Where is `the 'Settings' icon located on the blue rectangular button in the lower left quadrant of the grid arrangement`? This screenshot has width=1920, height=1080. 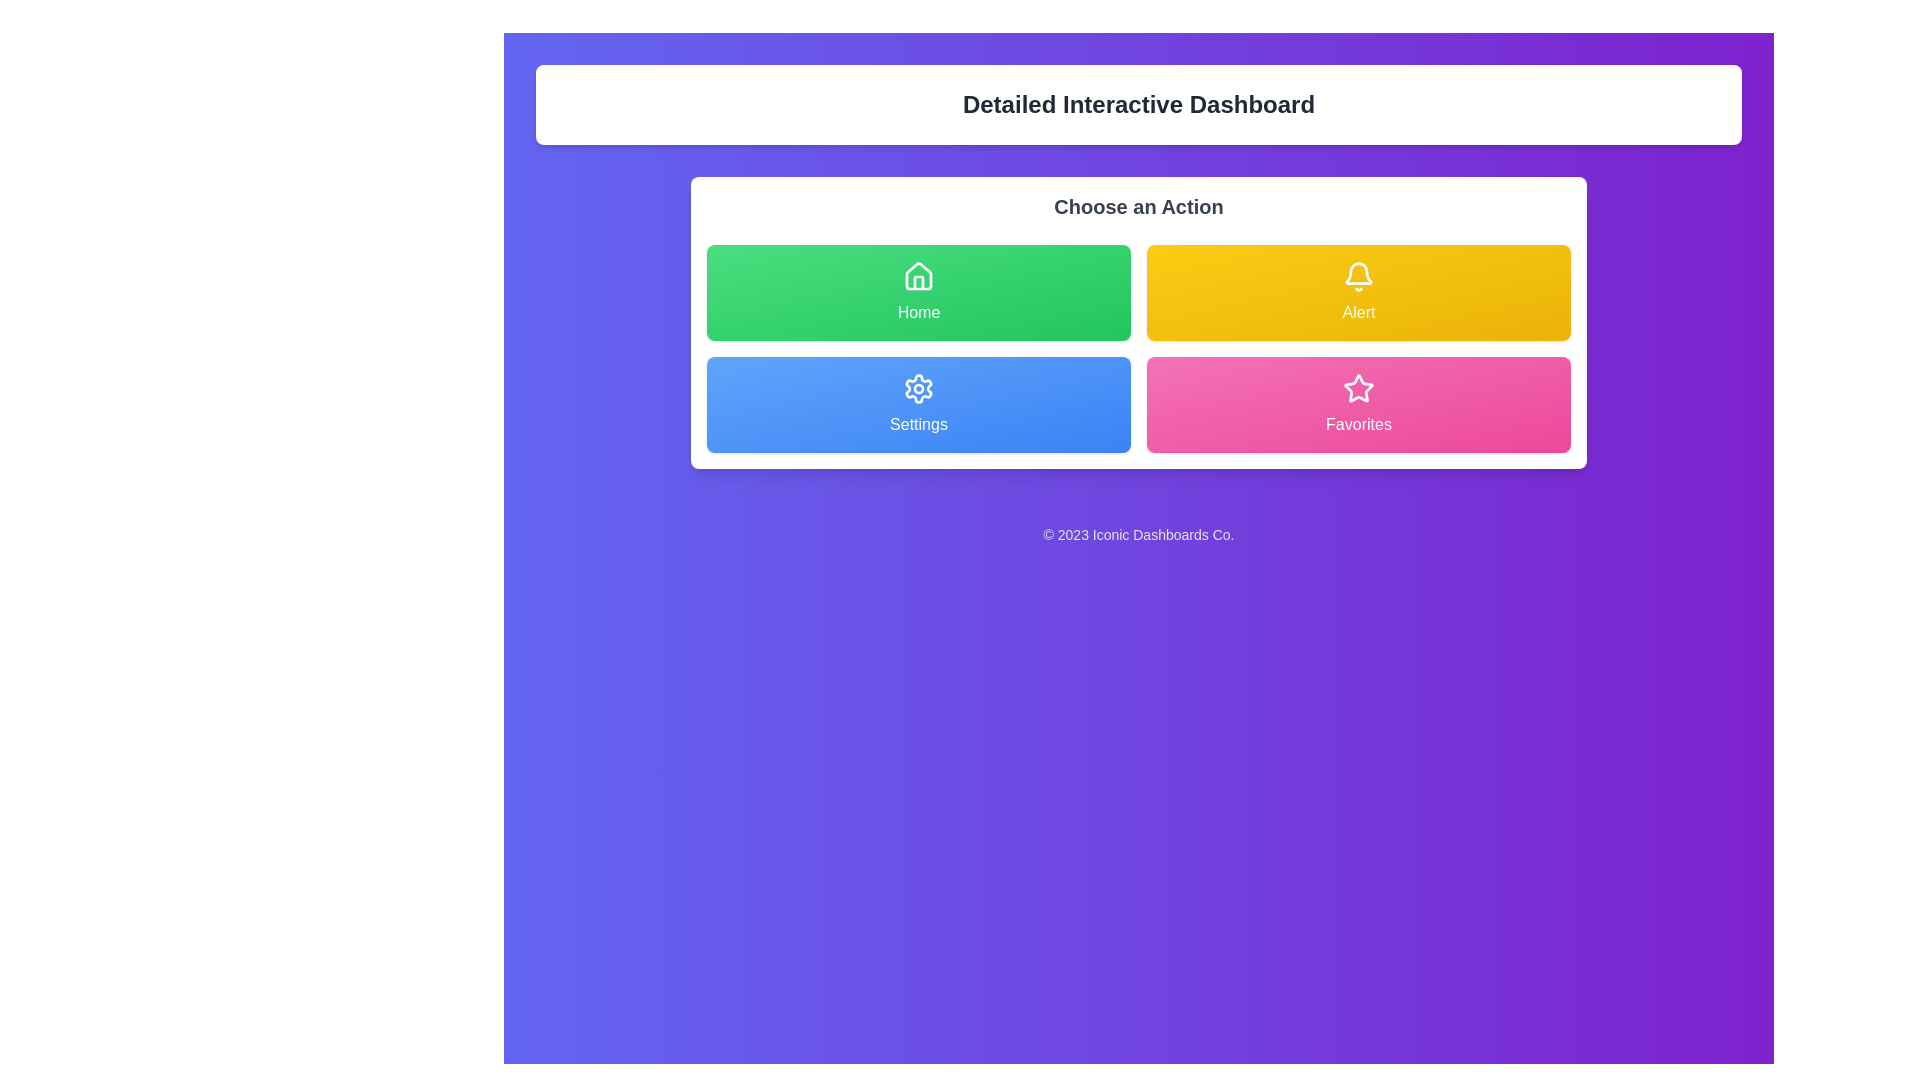 the 'Settings' icon located on the blue rectangular button in the lower left quadrant of the grid arrangement is located at coordinates (917, 389).